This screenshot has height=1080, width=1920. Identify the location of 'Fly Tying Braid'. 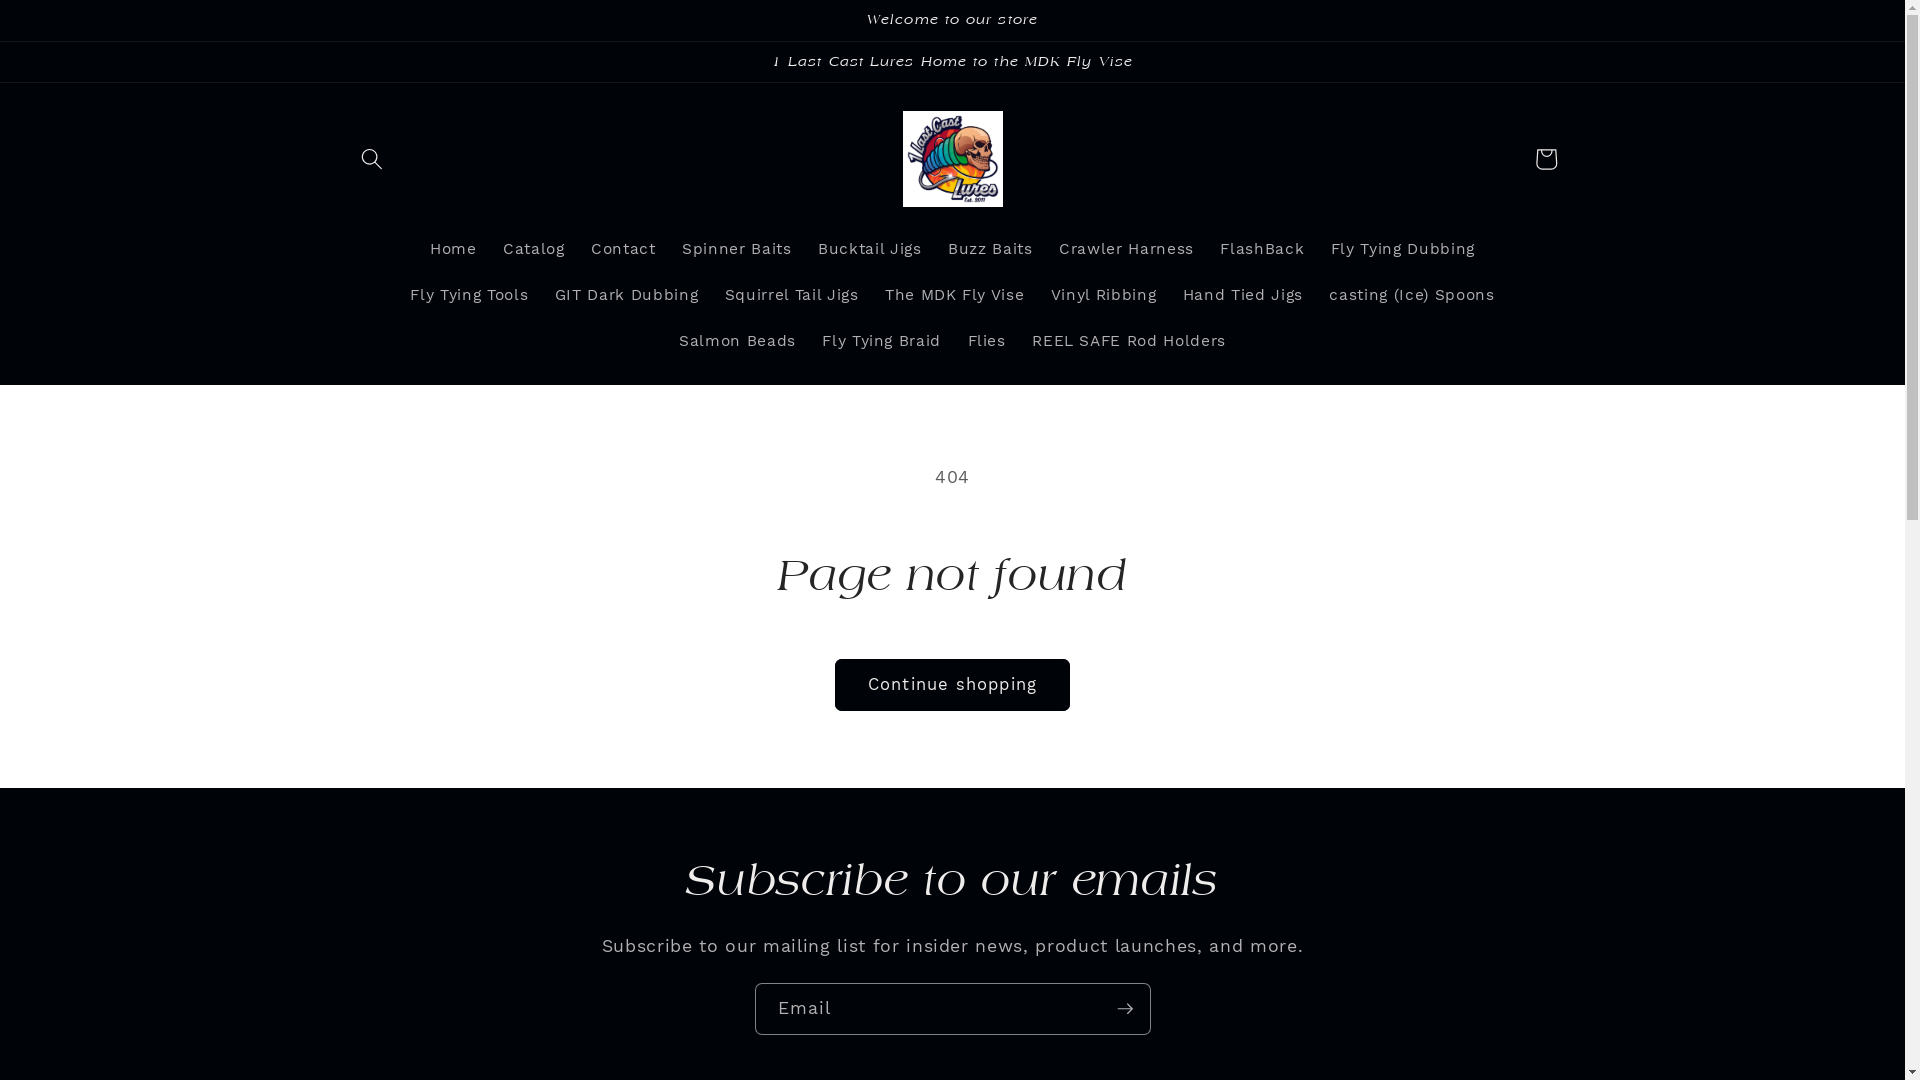
(809, 341).